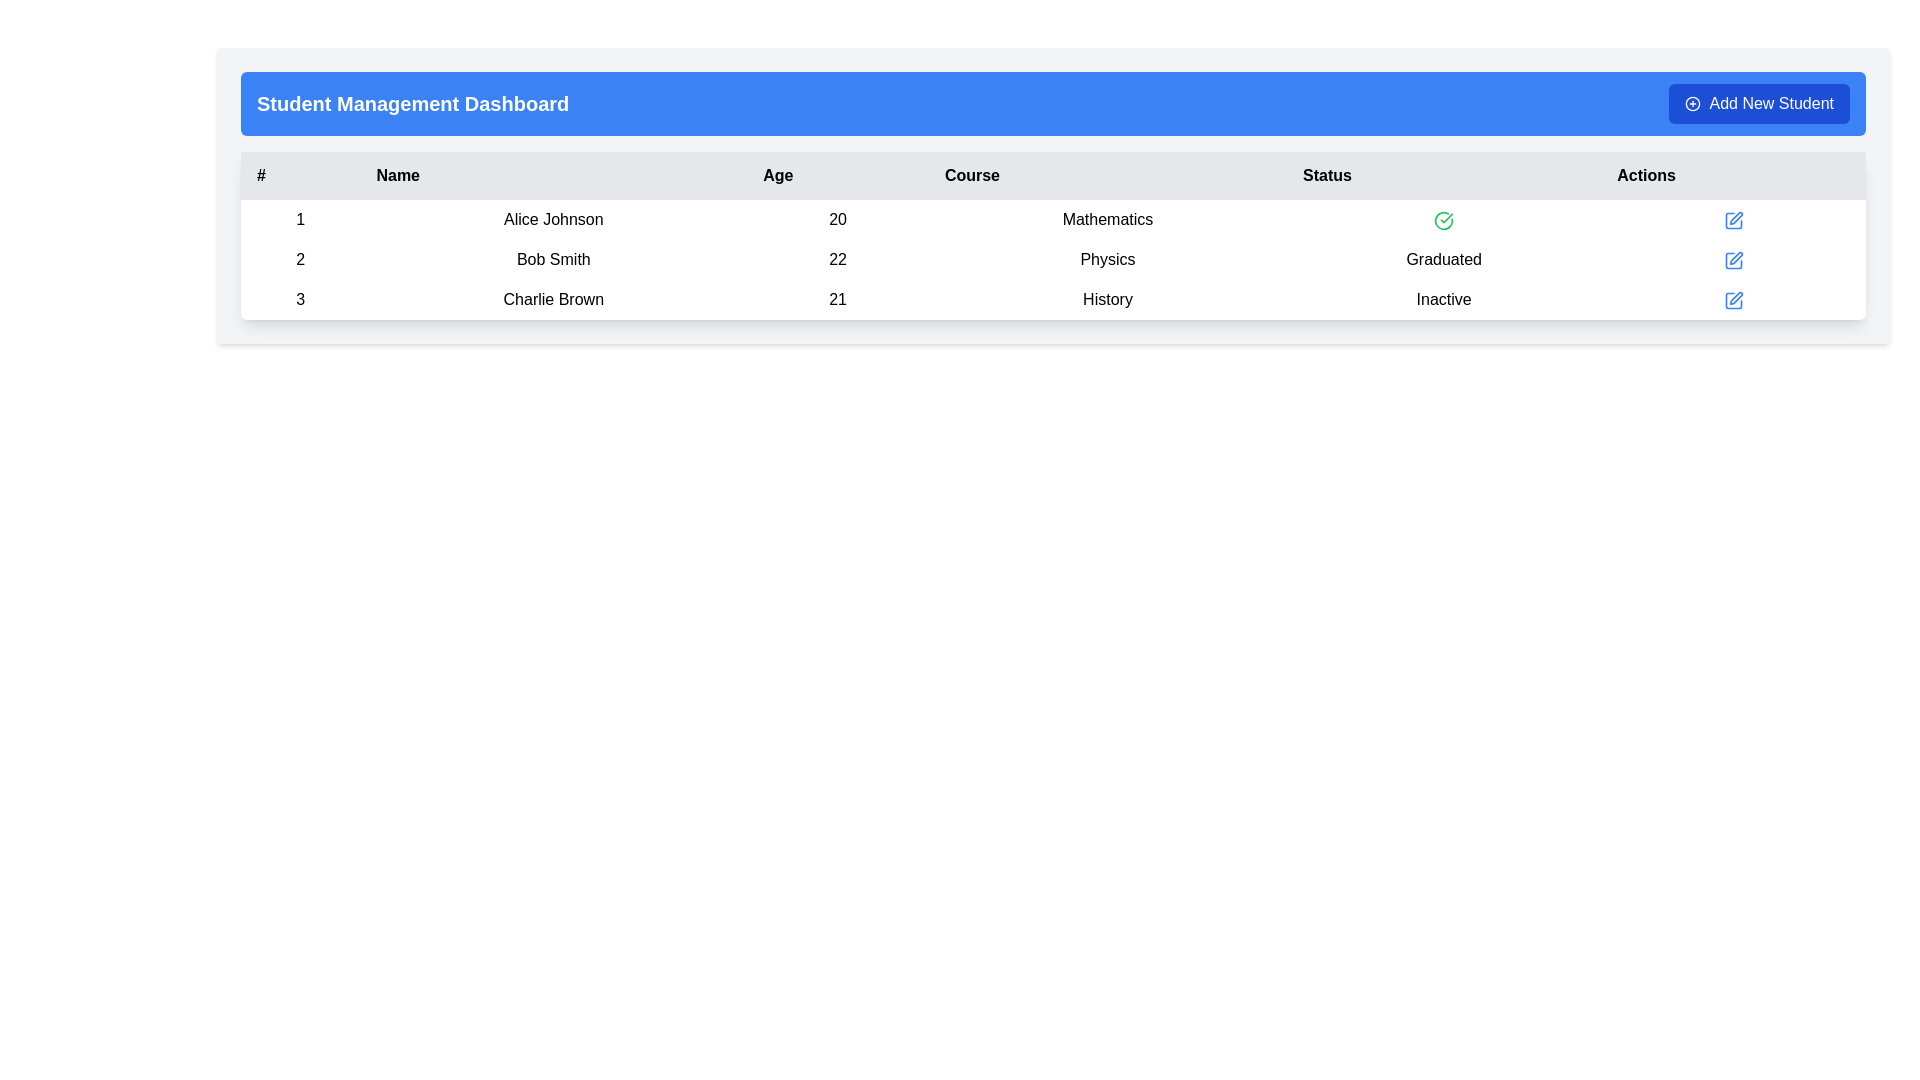 The height and width of the screenshot is (1080, 1920). Describe the element at coordinates (1732, 219) in the screenshot. I see `the blue button with a pen icon located in the 'Actions' section of the last row in the data table, corresponding to the user 'Charlie Brown'` at that location.